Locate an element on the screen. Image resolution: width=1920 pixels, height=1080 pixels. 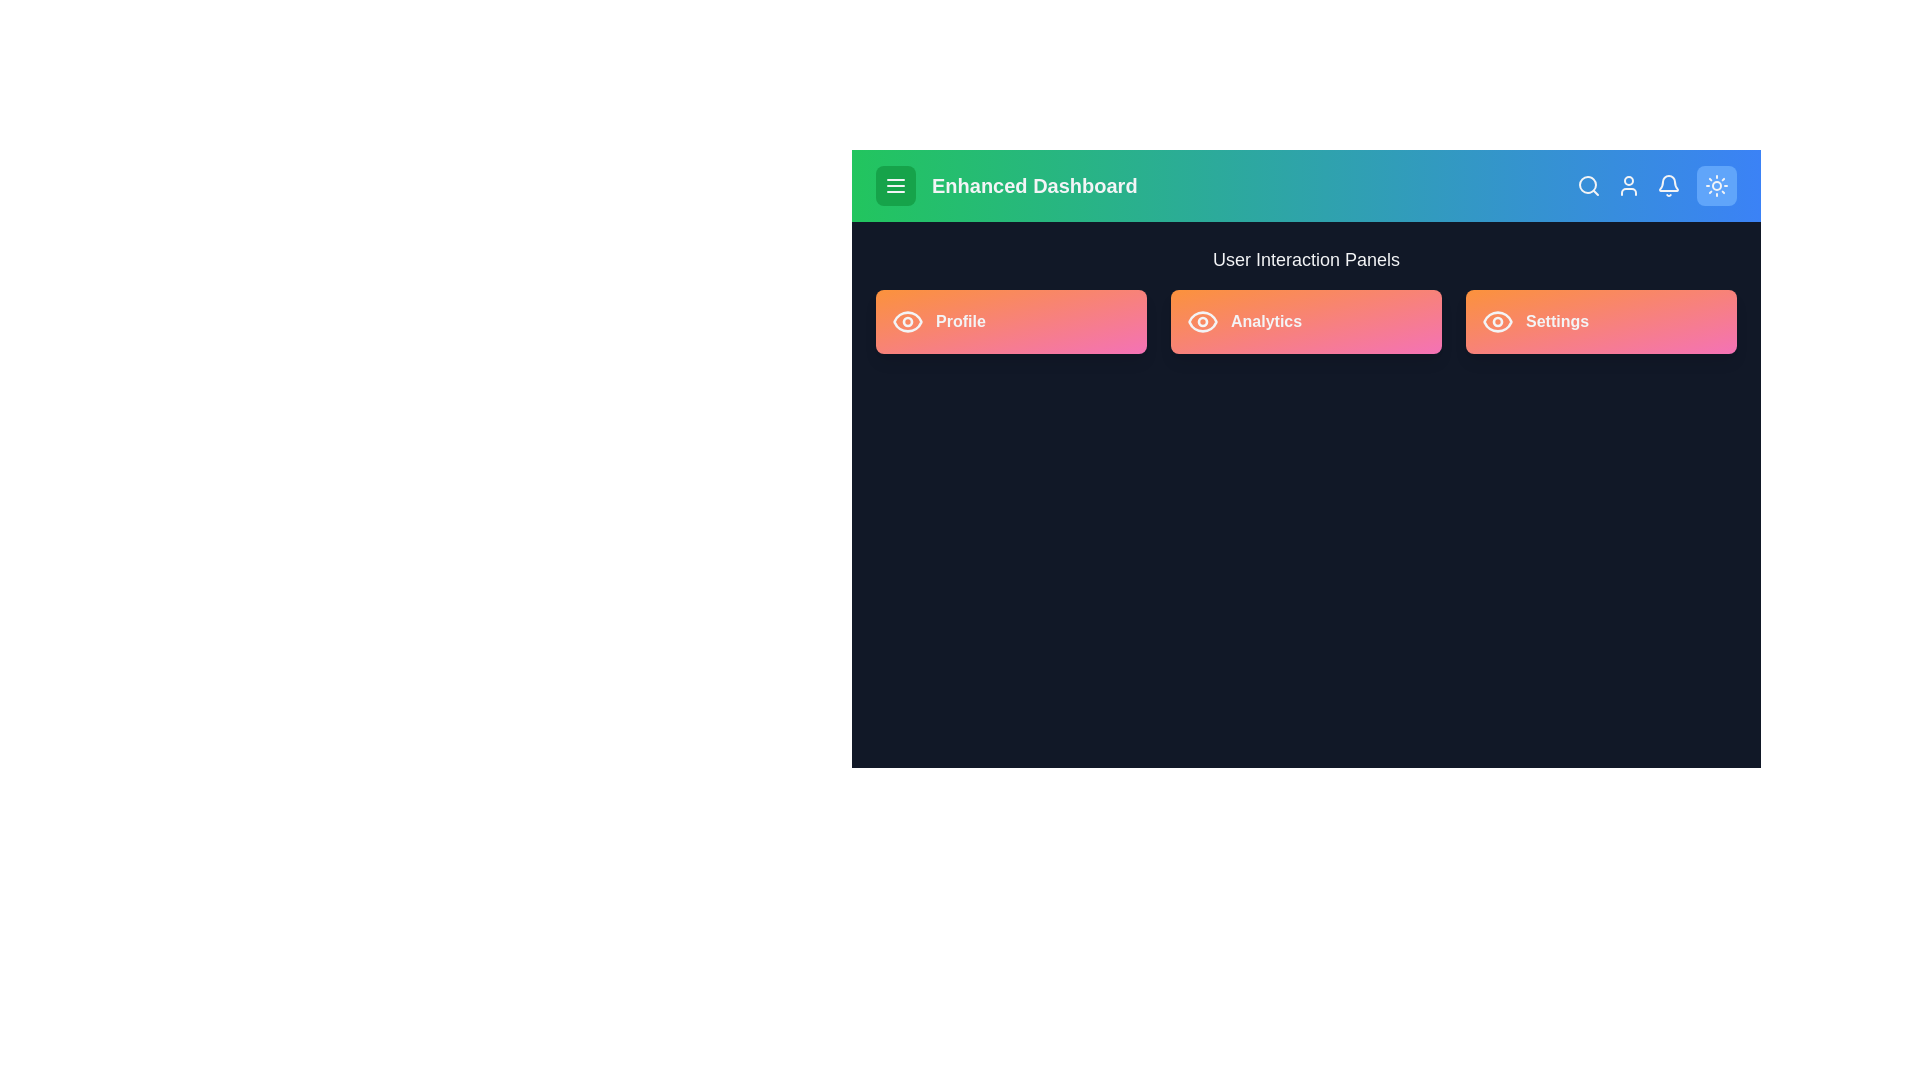
the 'Analytics' panel to open it is located at coordinates (1305, 320).